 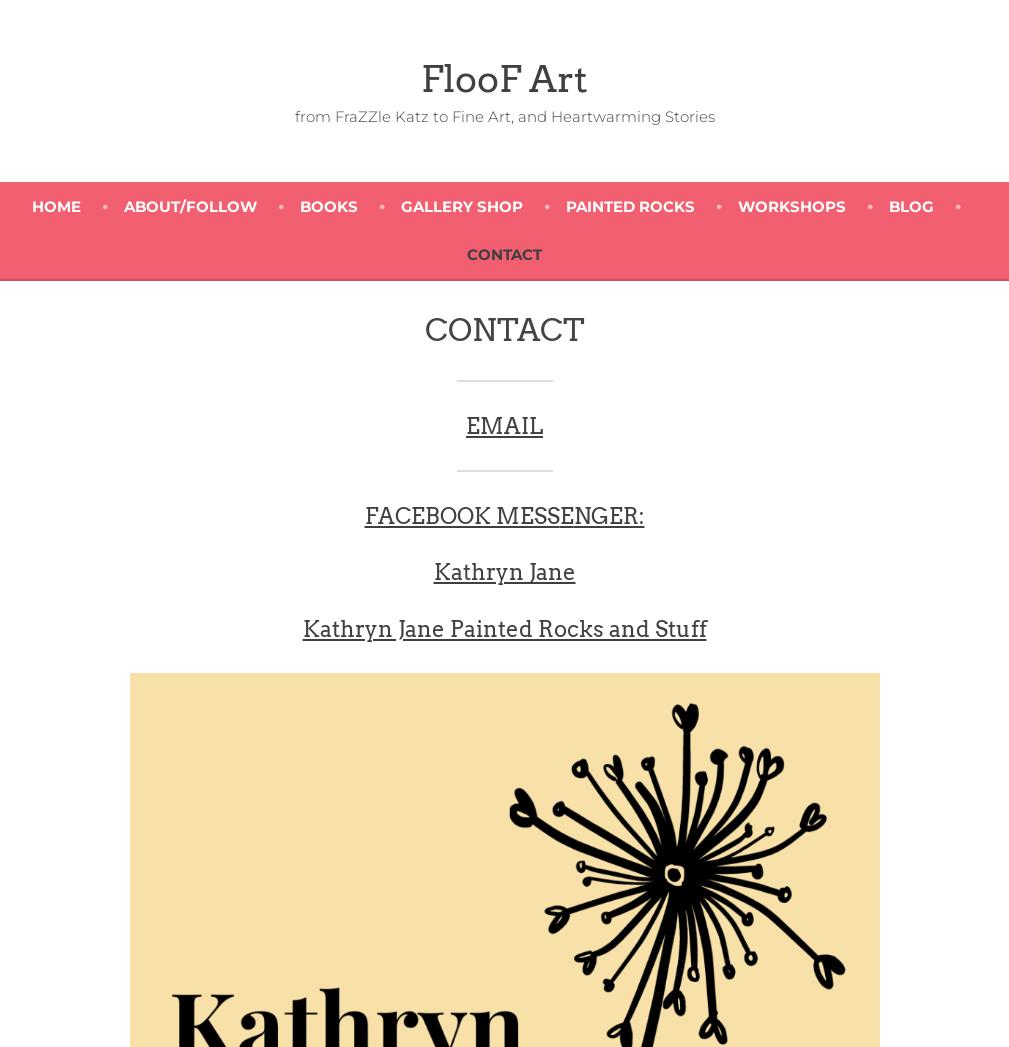 I want to click on 'FlooF Art', so click(x=503, y=78).